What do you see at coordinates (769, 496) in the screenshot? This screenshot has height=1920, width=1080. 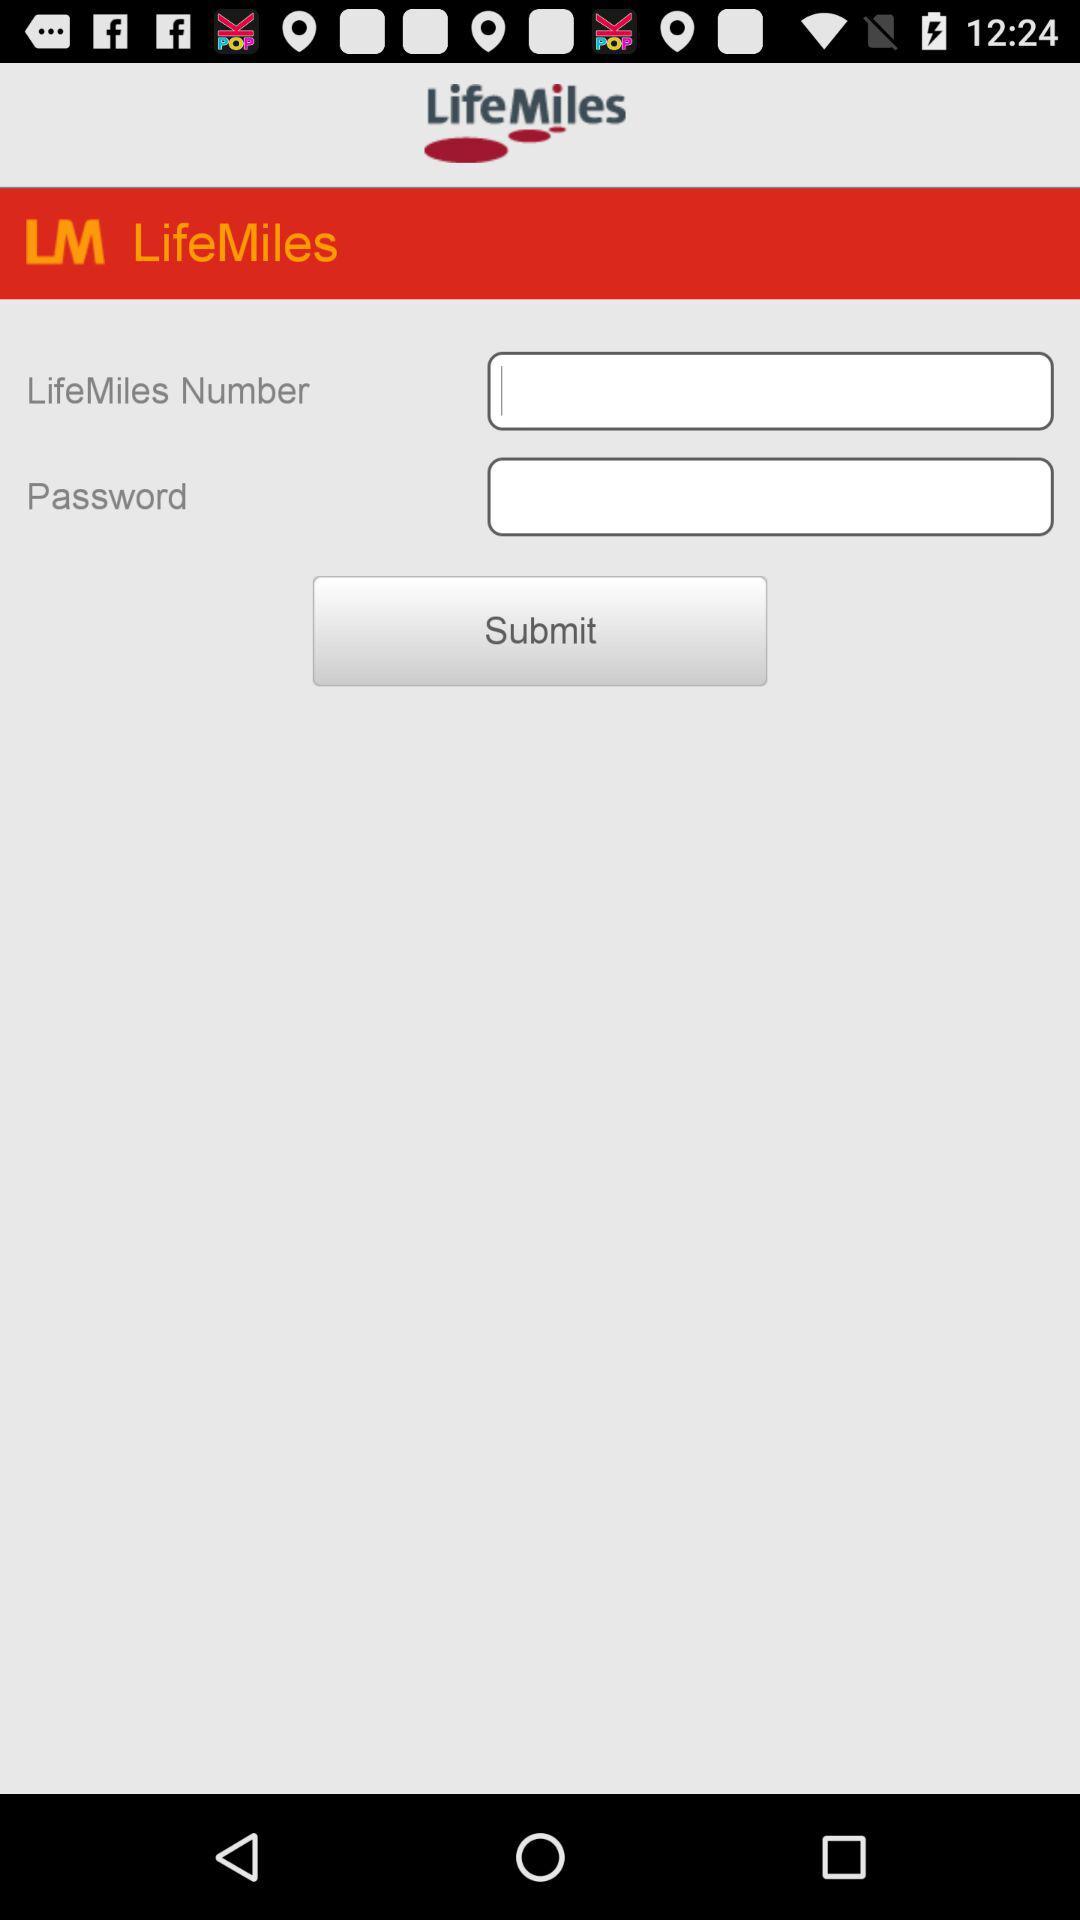 I see `click on the input password option` at bounding box center [769, 496].